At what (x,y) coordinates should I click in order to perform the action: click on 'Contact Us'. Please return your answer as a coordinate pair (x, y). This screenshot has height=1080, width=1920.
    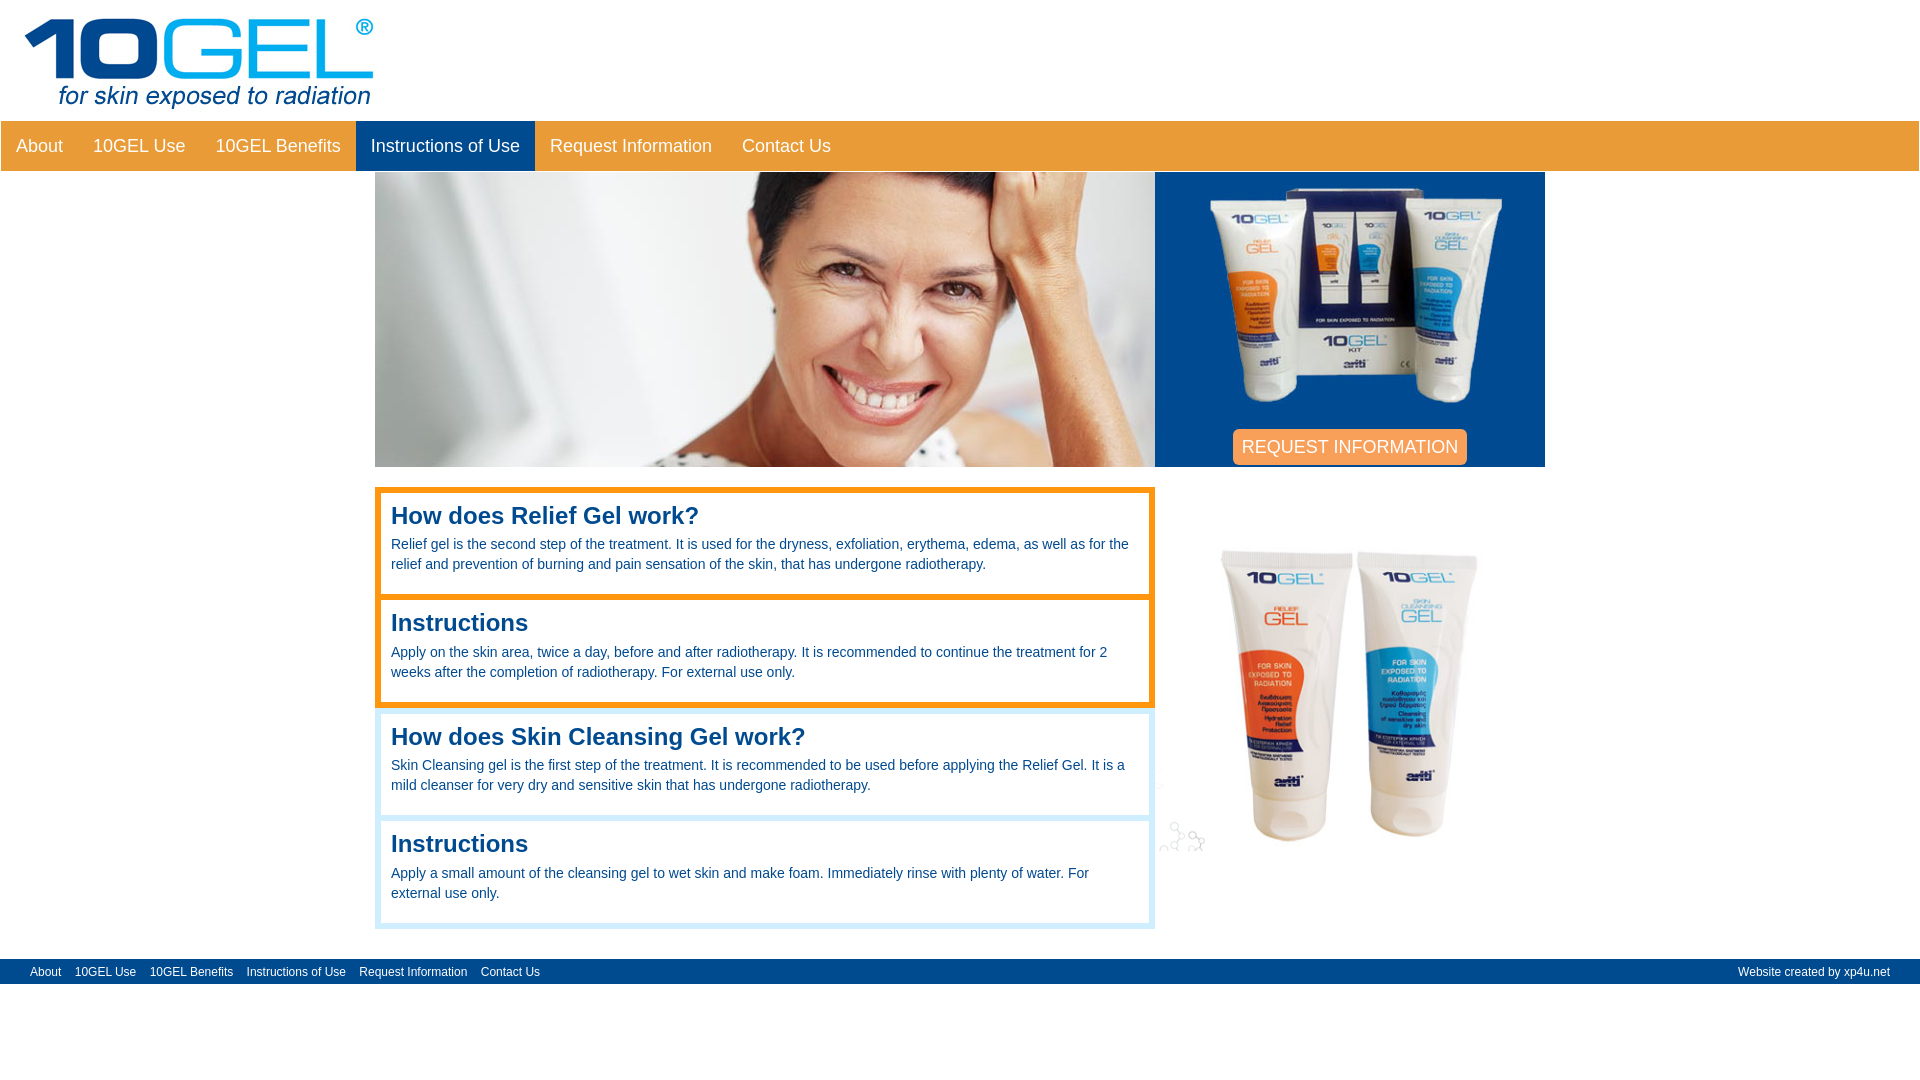
    Looking at the image, I should click on (512, 971).